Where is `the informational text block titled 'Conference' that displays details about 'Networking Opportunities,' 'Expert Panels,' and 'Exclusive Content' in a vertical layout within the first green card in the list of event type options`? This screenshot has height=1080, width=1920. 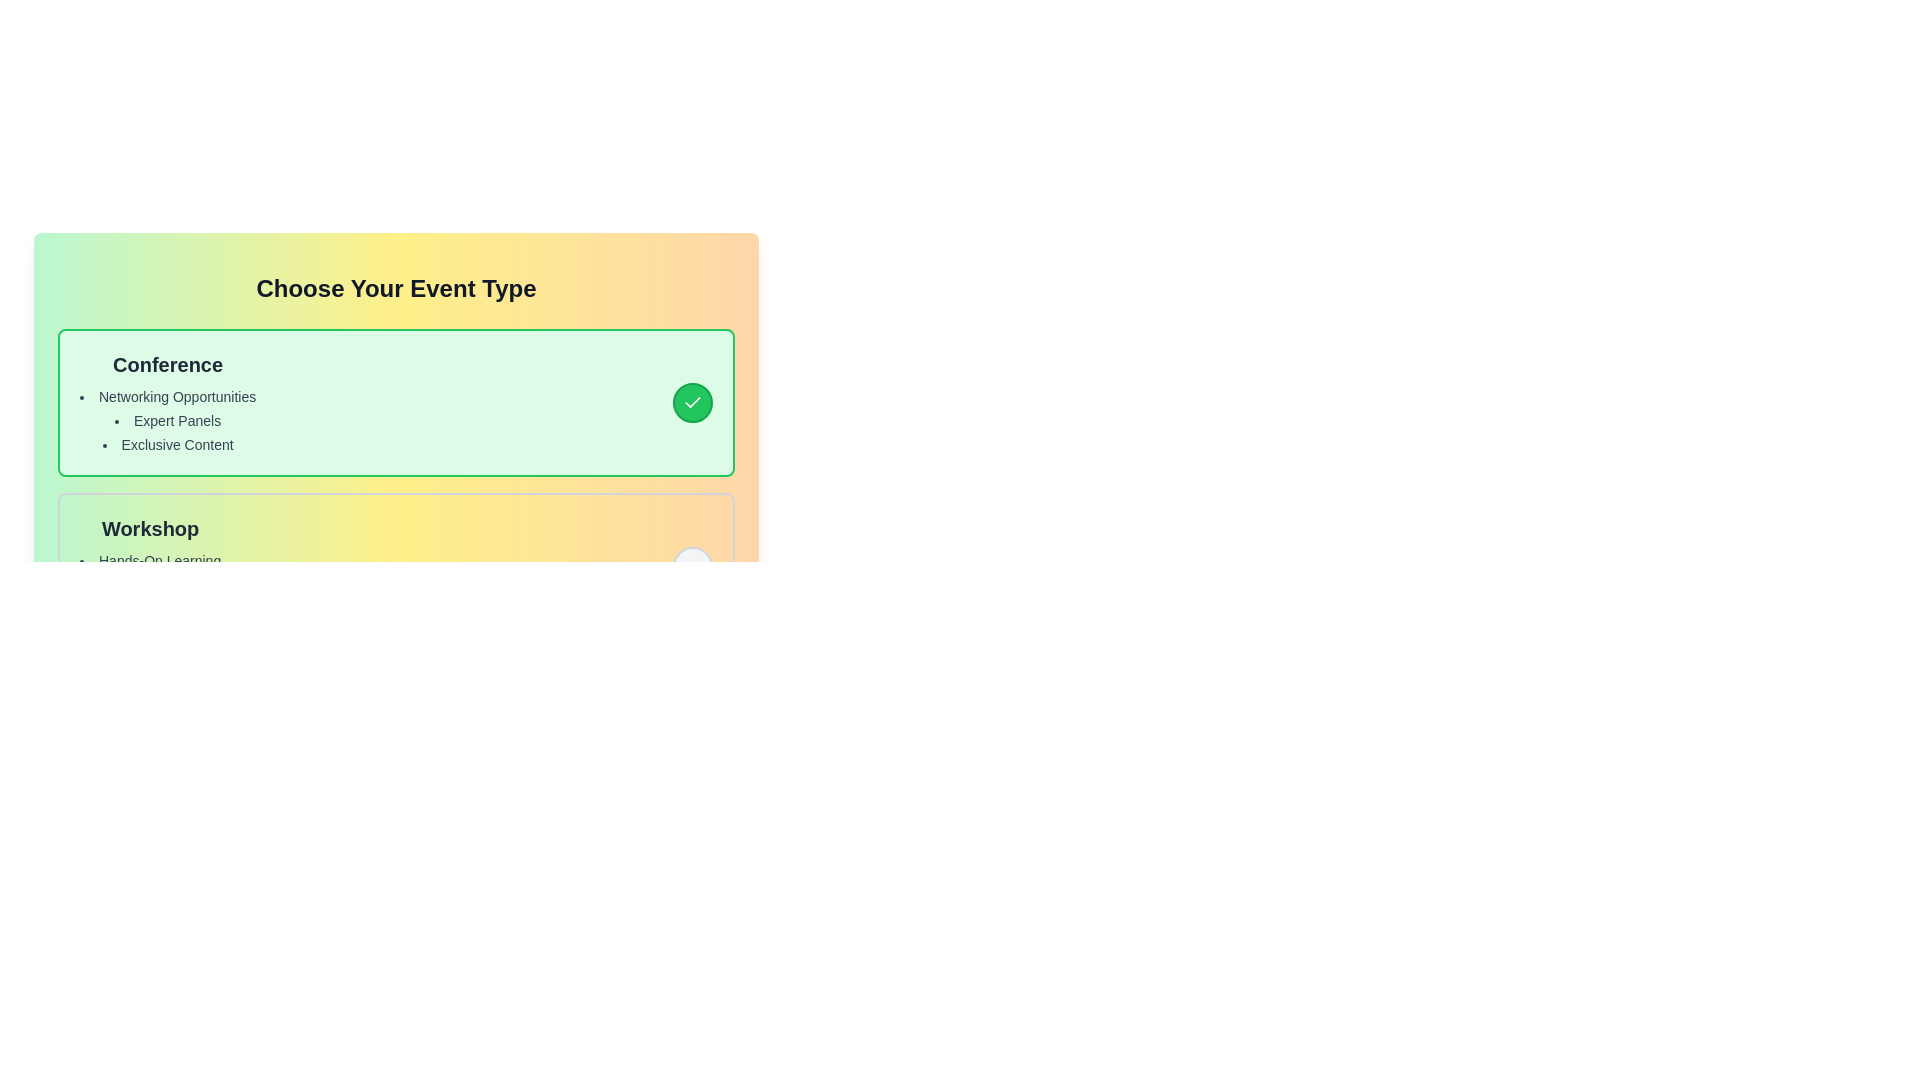
the informational text block titled 'Conference' that displays details about 'Networking Opportunities,' 'Expert Panels,' and 'Exclusive Content' in a vertical layout within the first green card in the list of event type options is located at coordinates (168, 402).